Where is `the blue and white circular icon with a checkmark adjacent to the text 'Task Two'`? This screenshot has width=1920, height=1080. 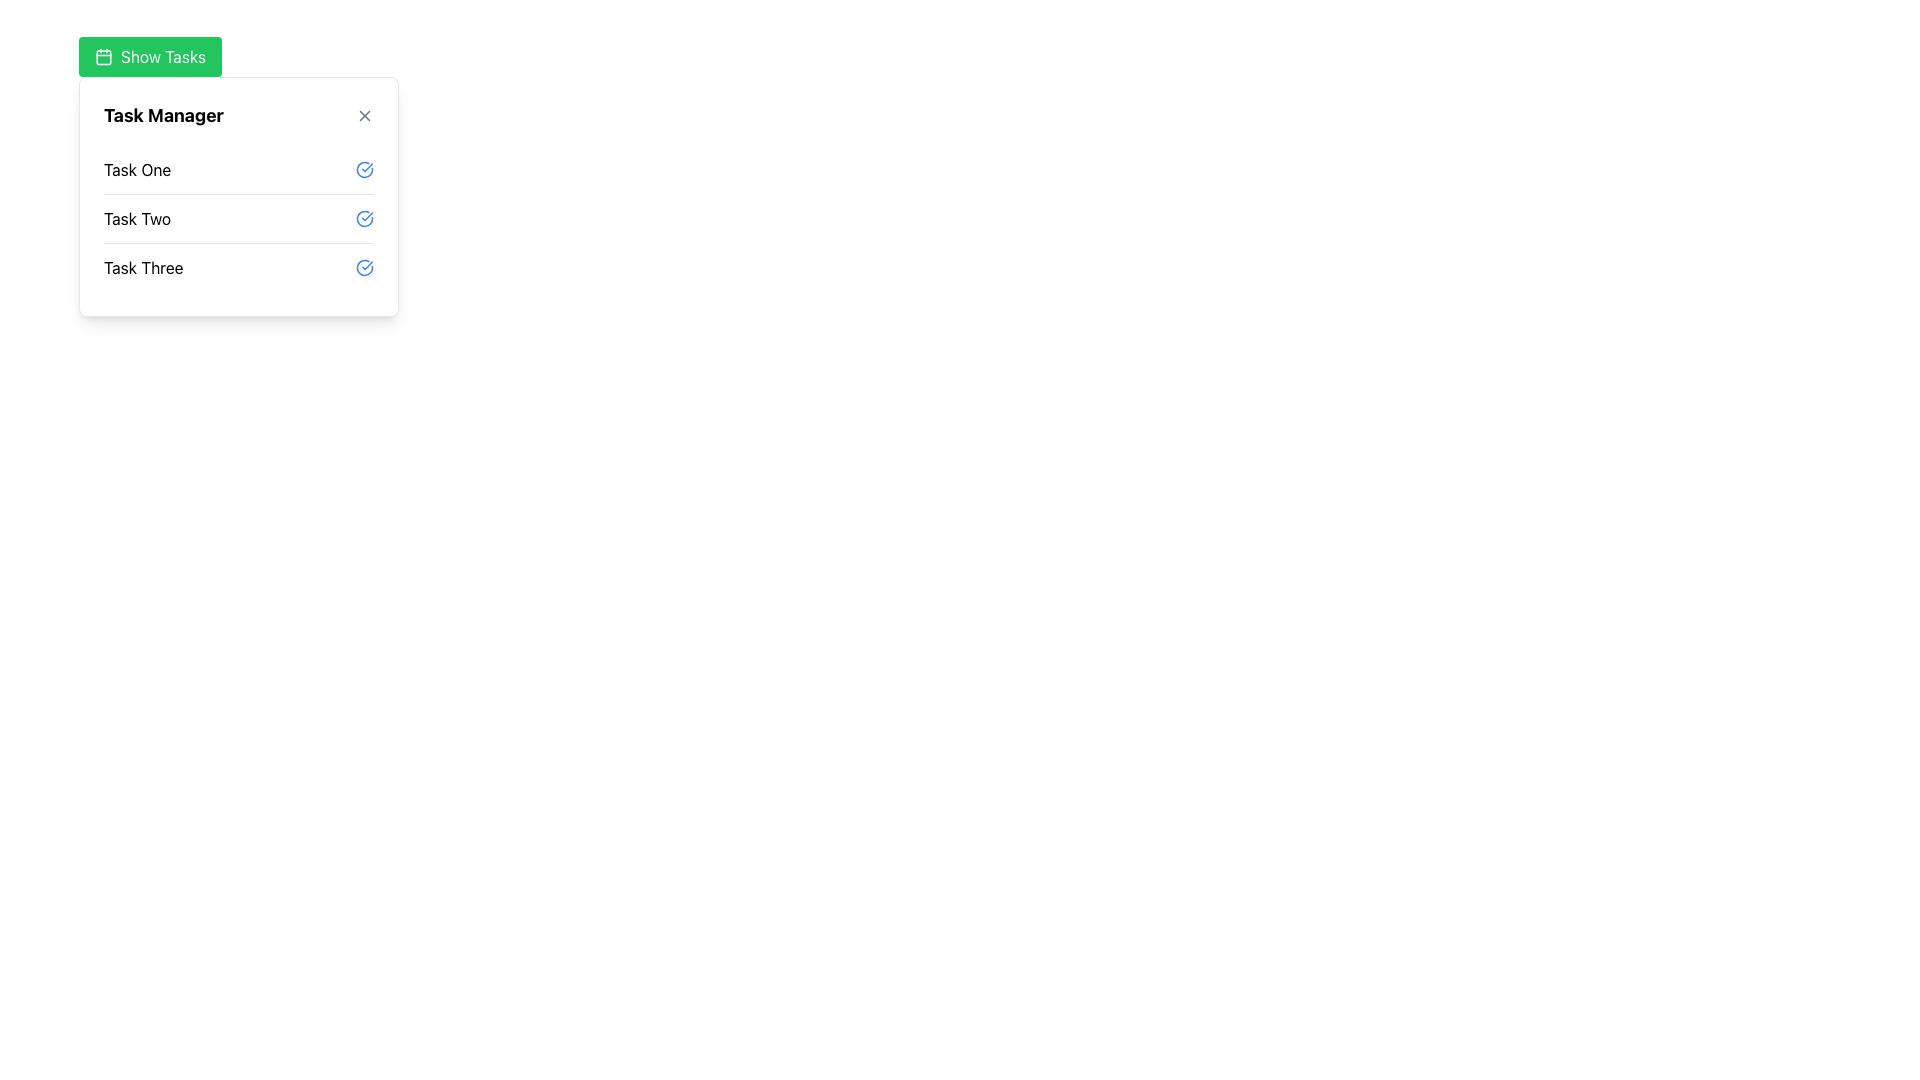
the blue and white circular icon with a checkmark adjacent to the text 'Task Two' is located at coordinates (364, 219).